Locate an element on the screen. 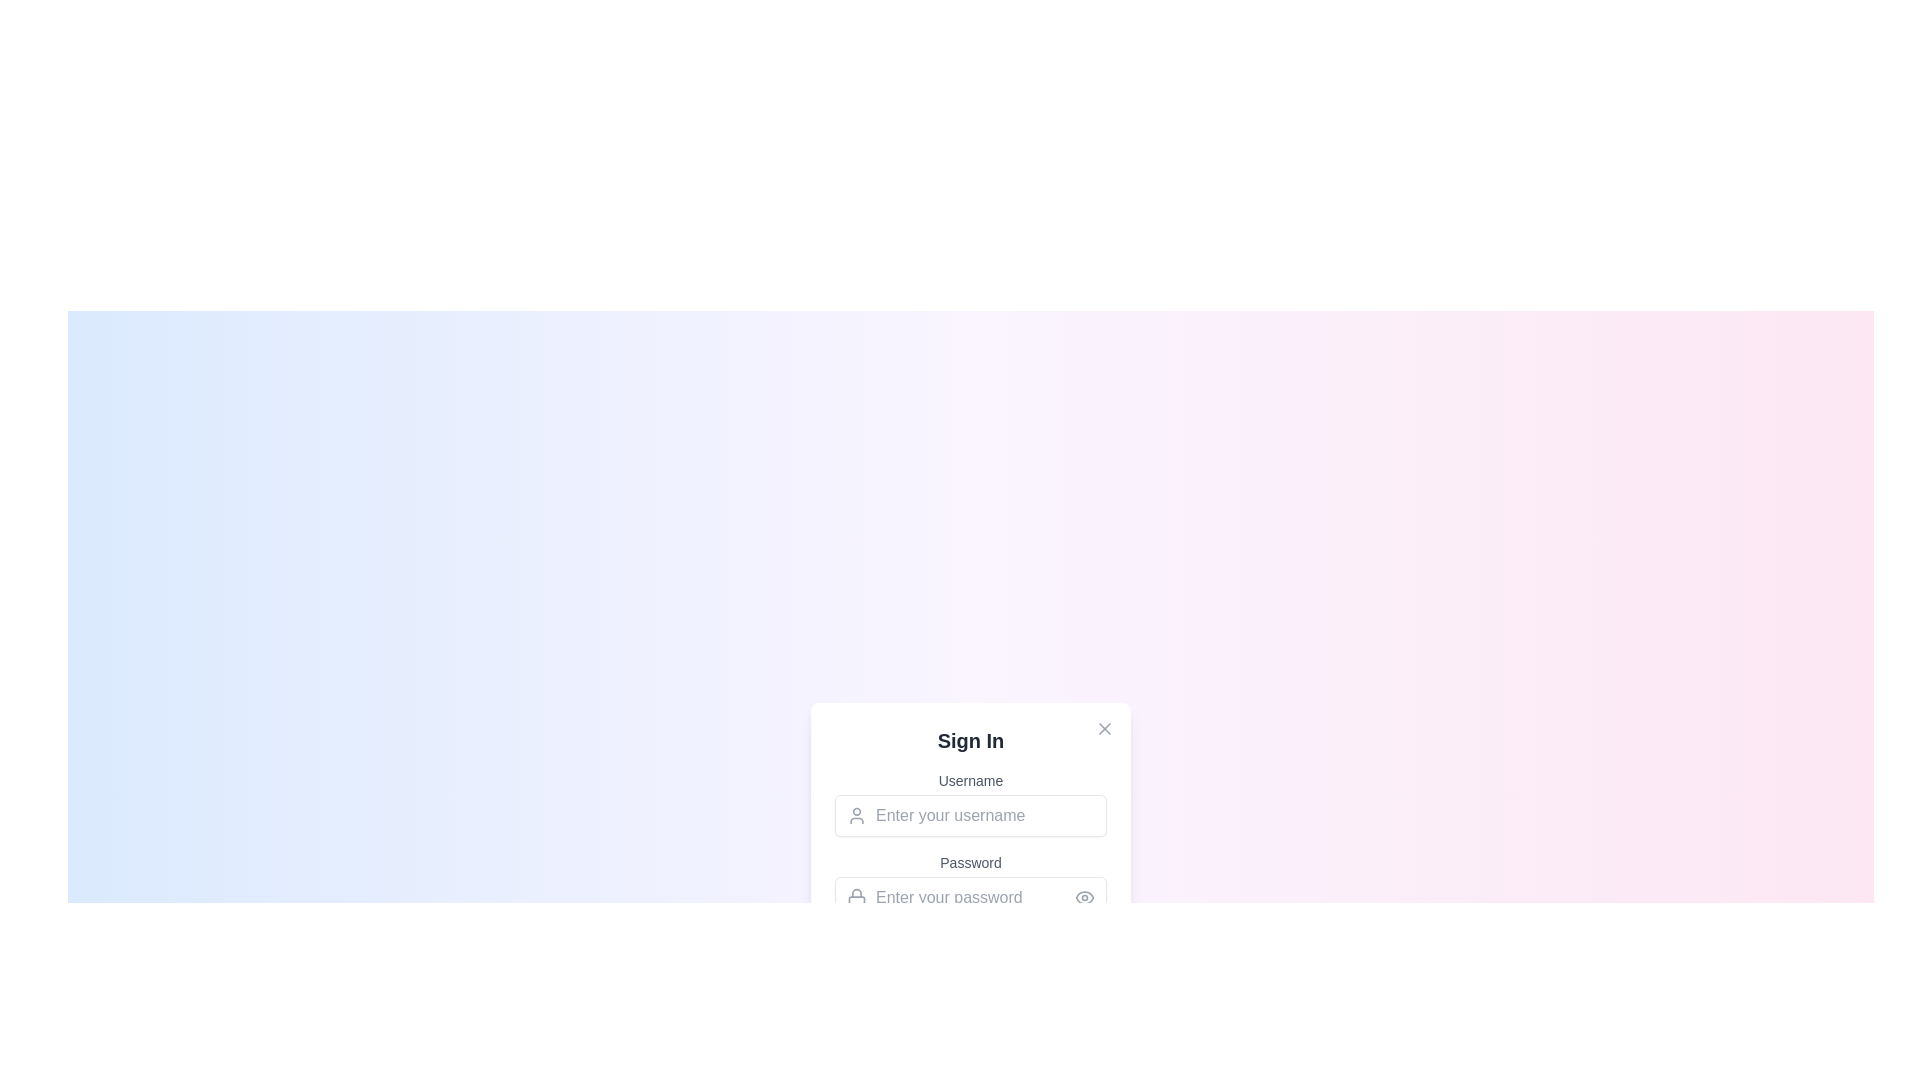 The width and height of the screenshot is (1920, 1080). the label indicating the password input field, located centrally in the authentication modal dialog is located at coordinates (970, 862).